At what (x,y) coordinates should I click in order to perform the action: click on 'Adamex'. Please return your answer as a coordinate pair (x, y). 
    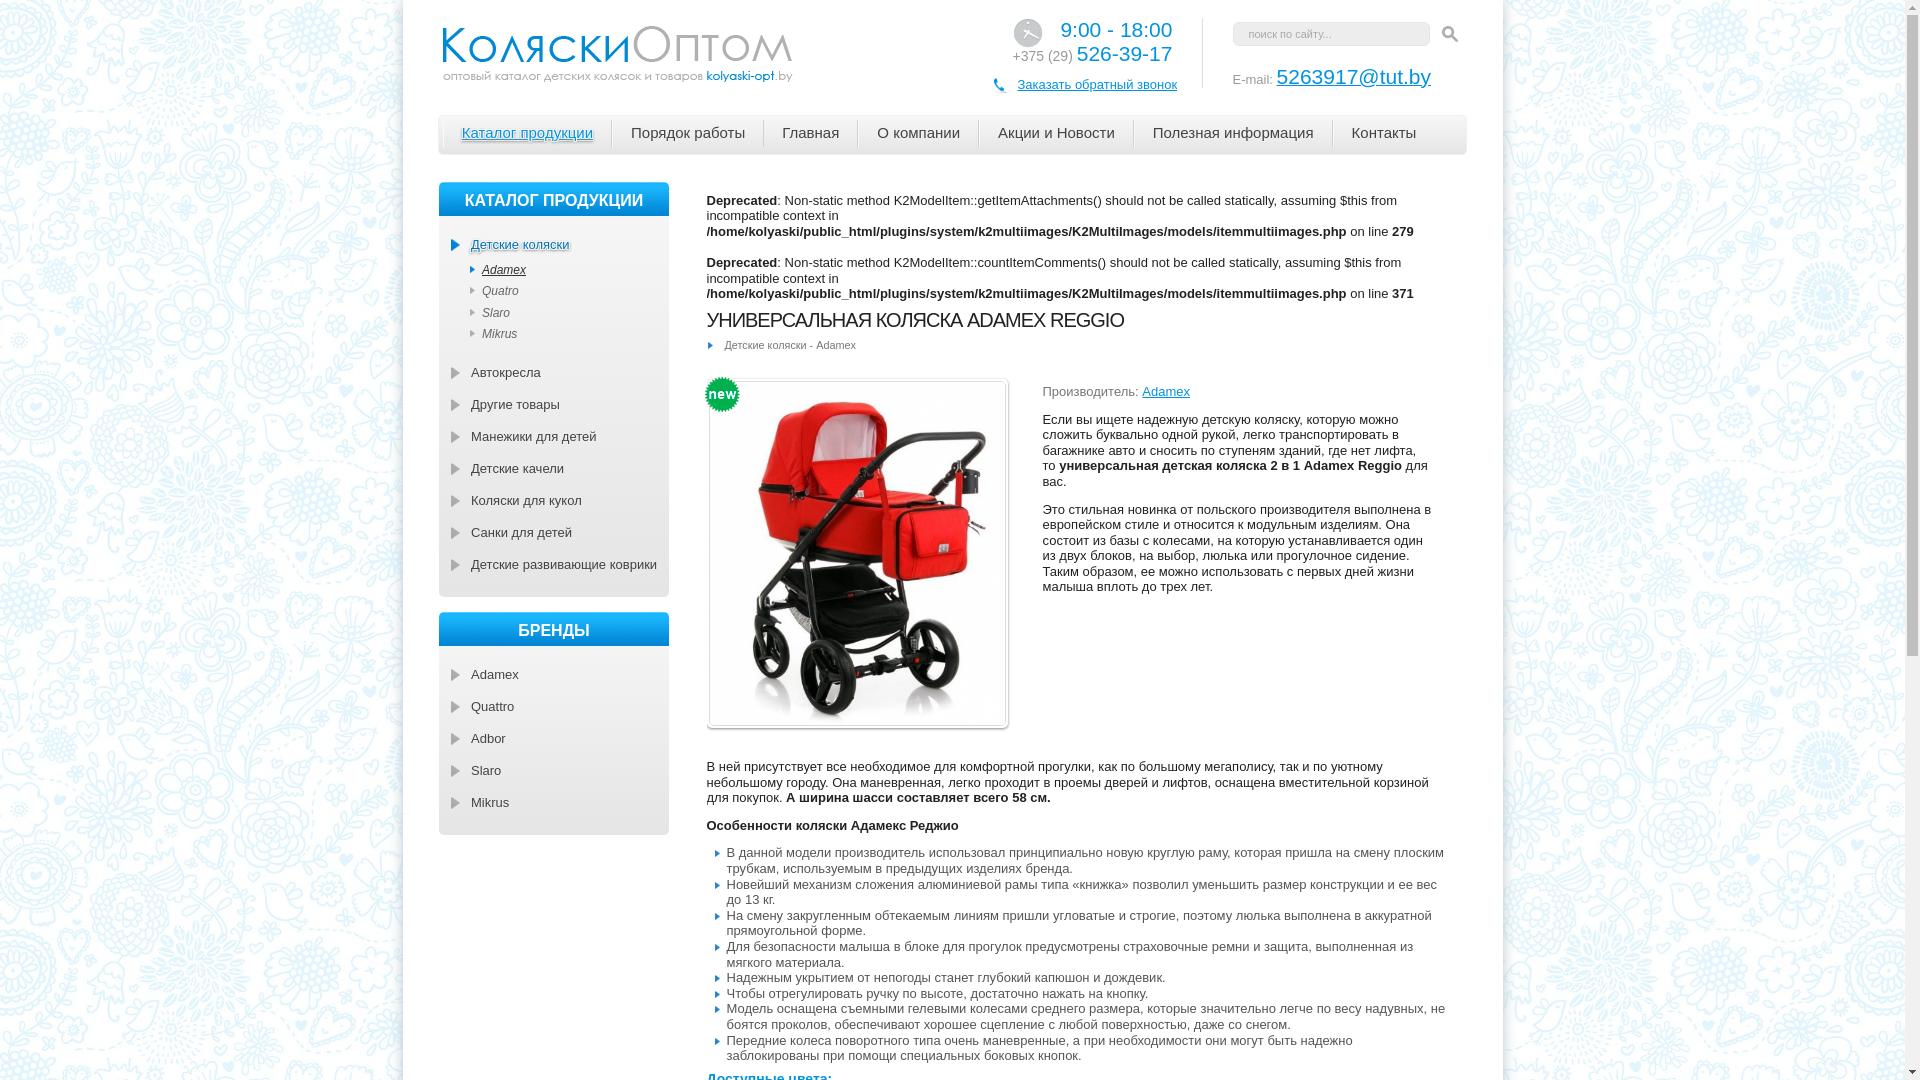
    Looking at the image, I should click on (558, 674).